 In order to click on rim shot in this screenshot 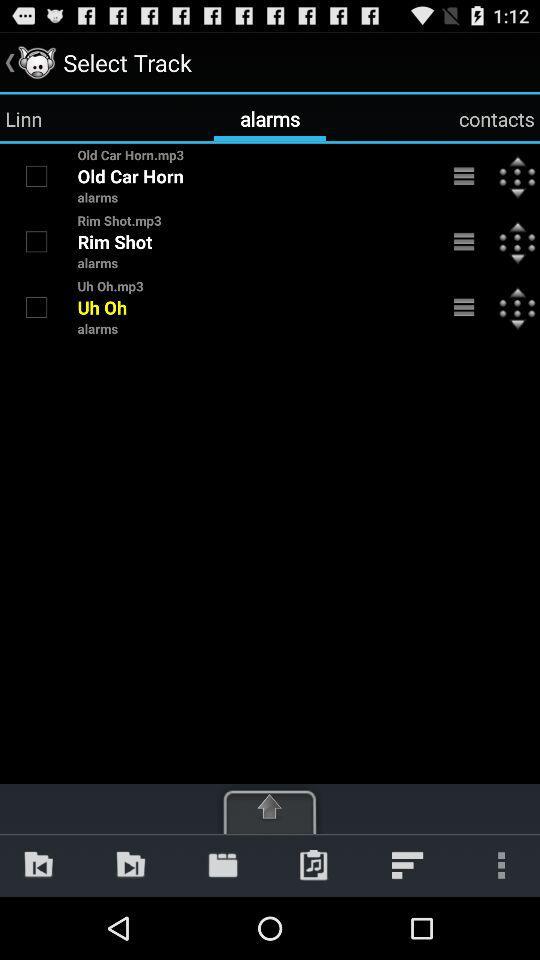, I will do `click(36, 240)`.